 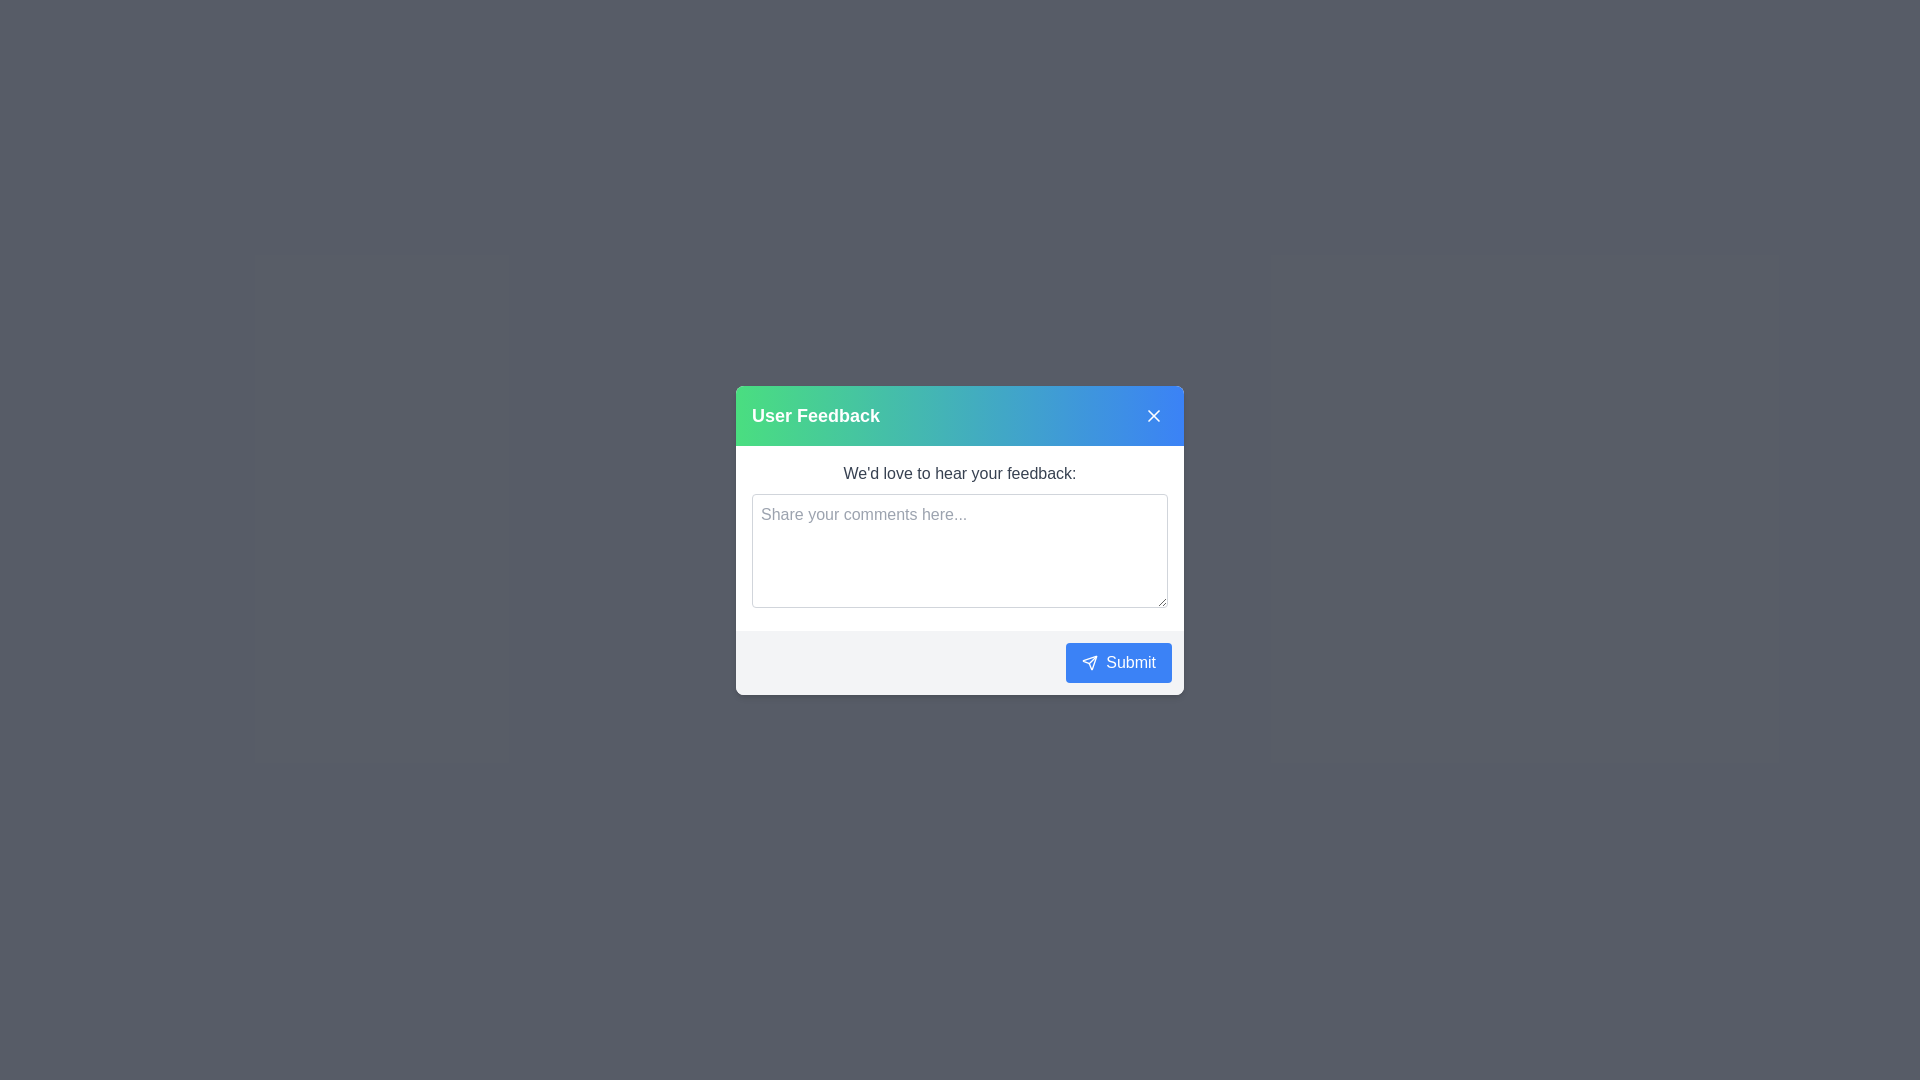 What do you see at coordinates (1153, 414) in the screenshot?
I see `the 'close' or 'dismiss' button represented by an 'X' shape, which is part of an SVG icon located in the top-right corner of the 'User Feedback' modal window` at bounding box center [1153, 414].